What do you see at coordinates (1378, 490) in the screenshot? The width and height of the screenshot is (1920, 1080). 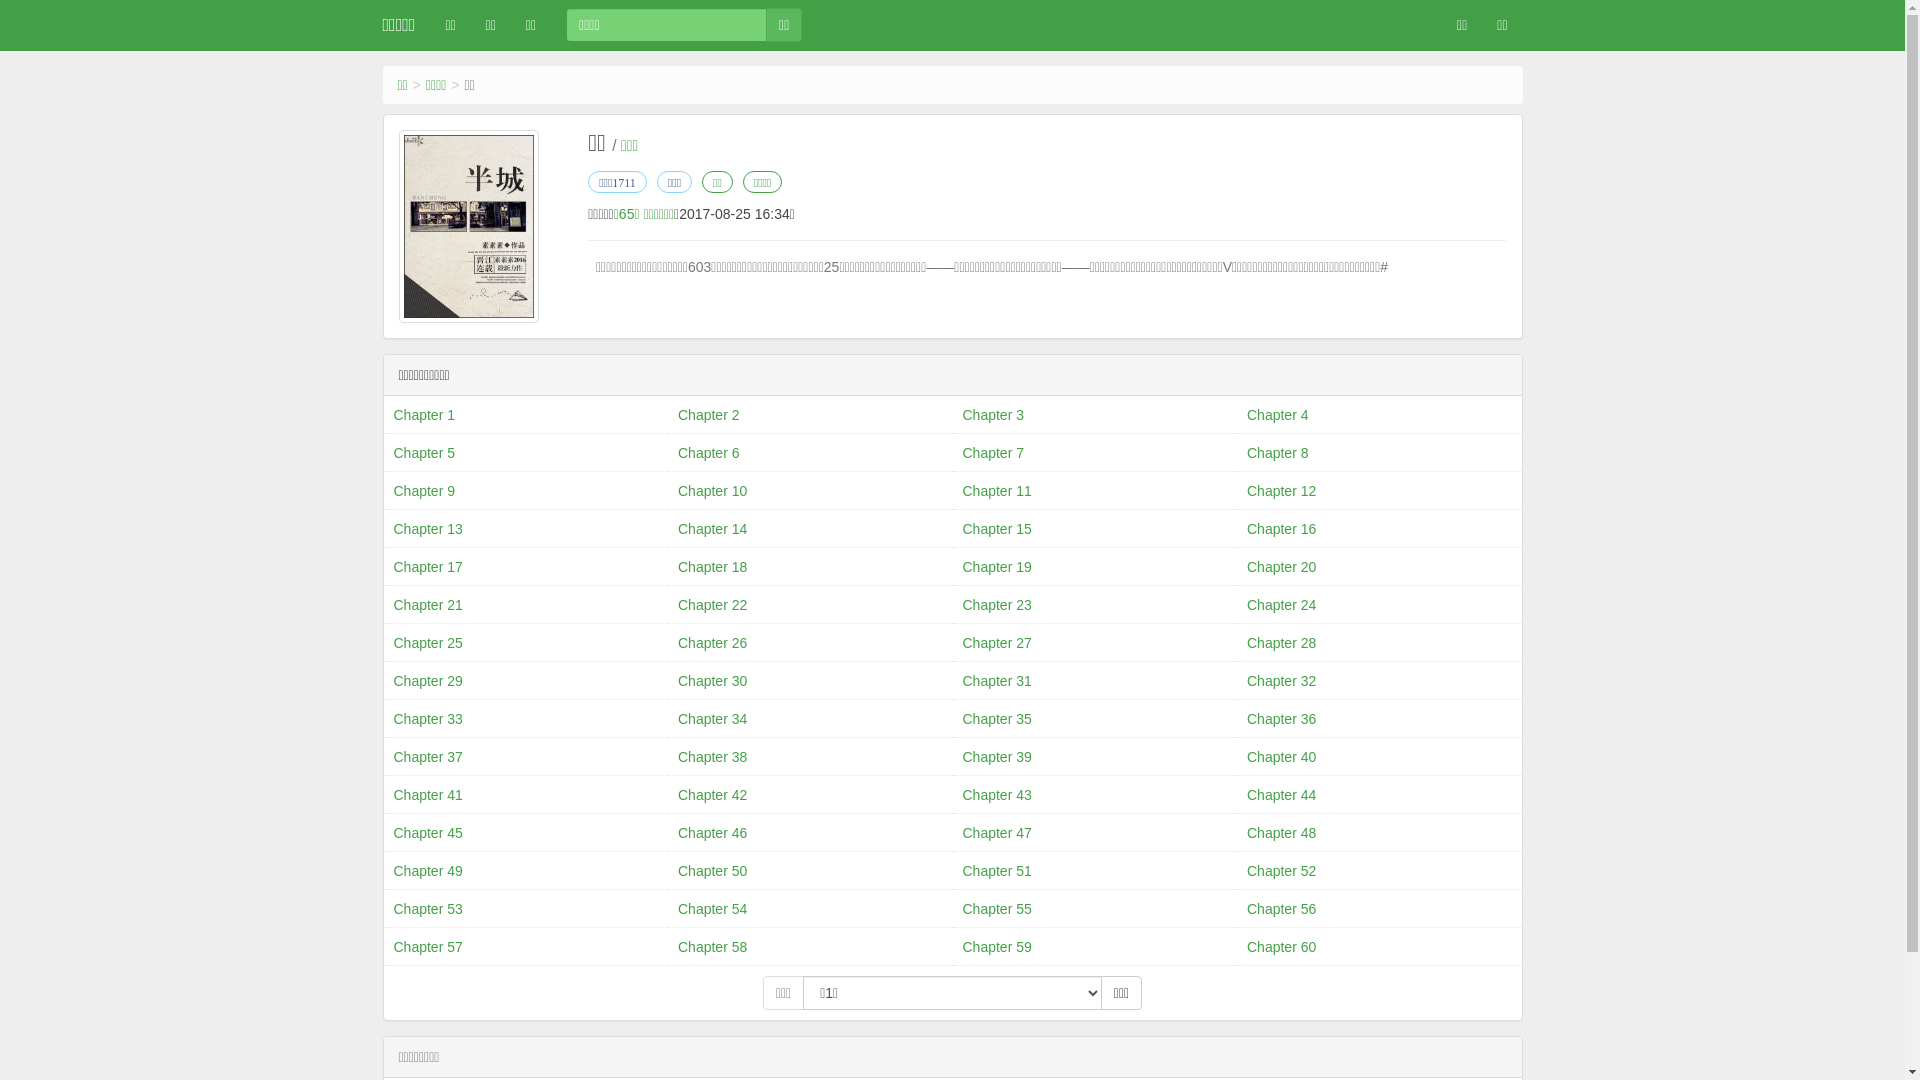 I see `'Chapter 12'` at bounding box center [1378, 490].